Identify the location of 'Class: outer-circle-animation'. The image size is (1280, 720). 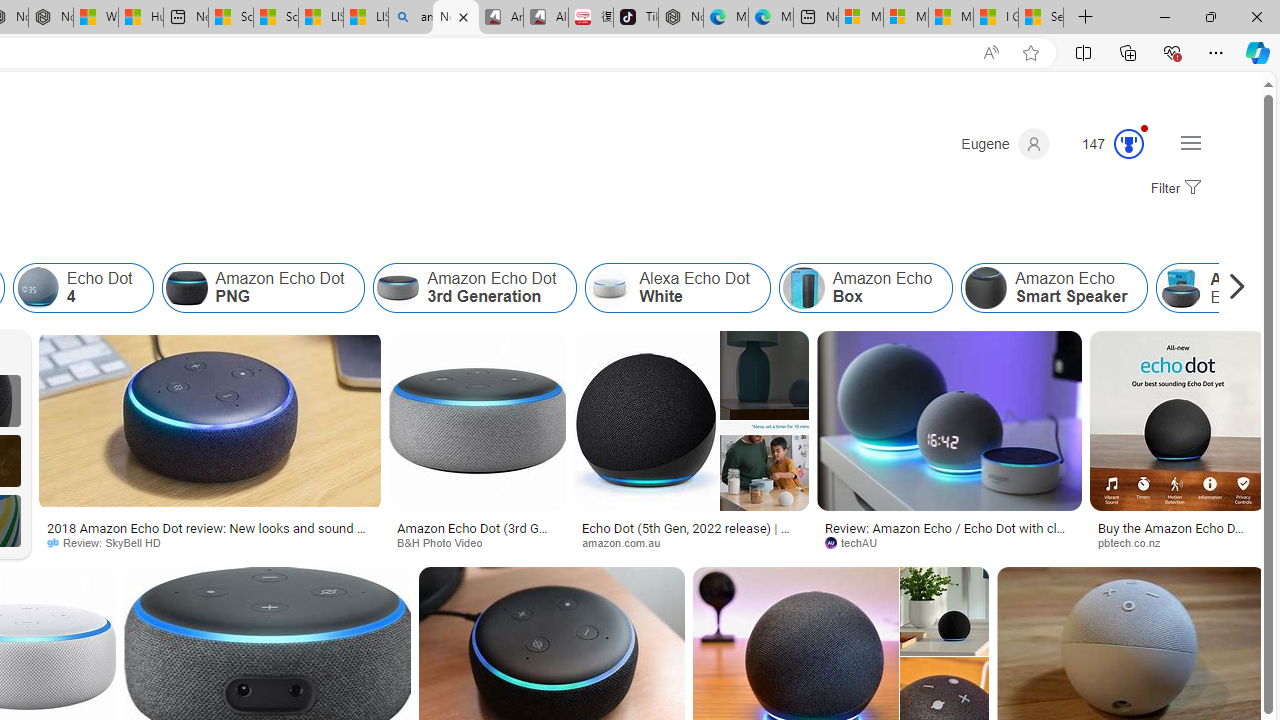
(1129, 143).